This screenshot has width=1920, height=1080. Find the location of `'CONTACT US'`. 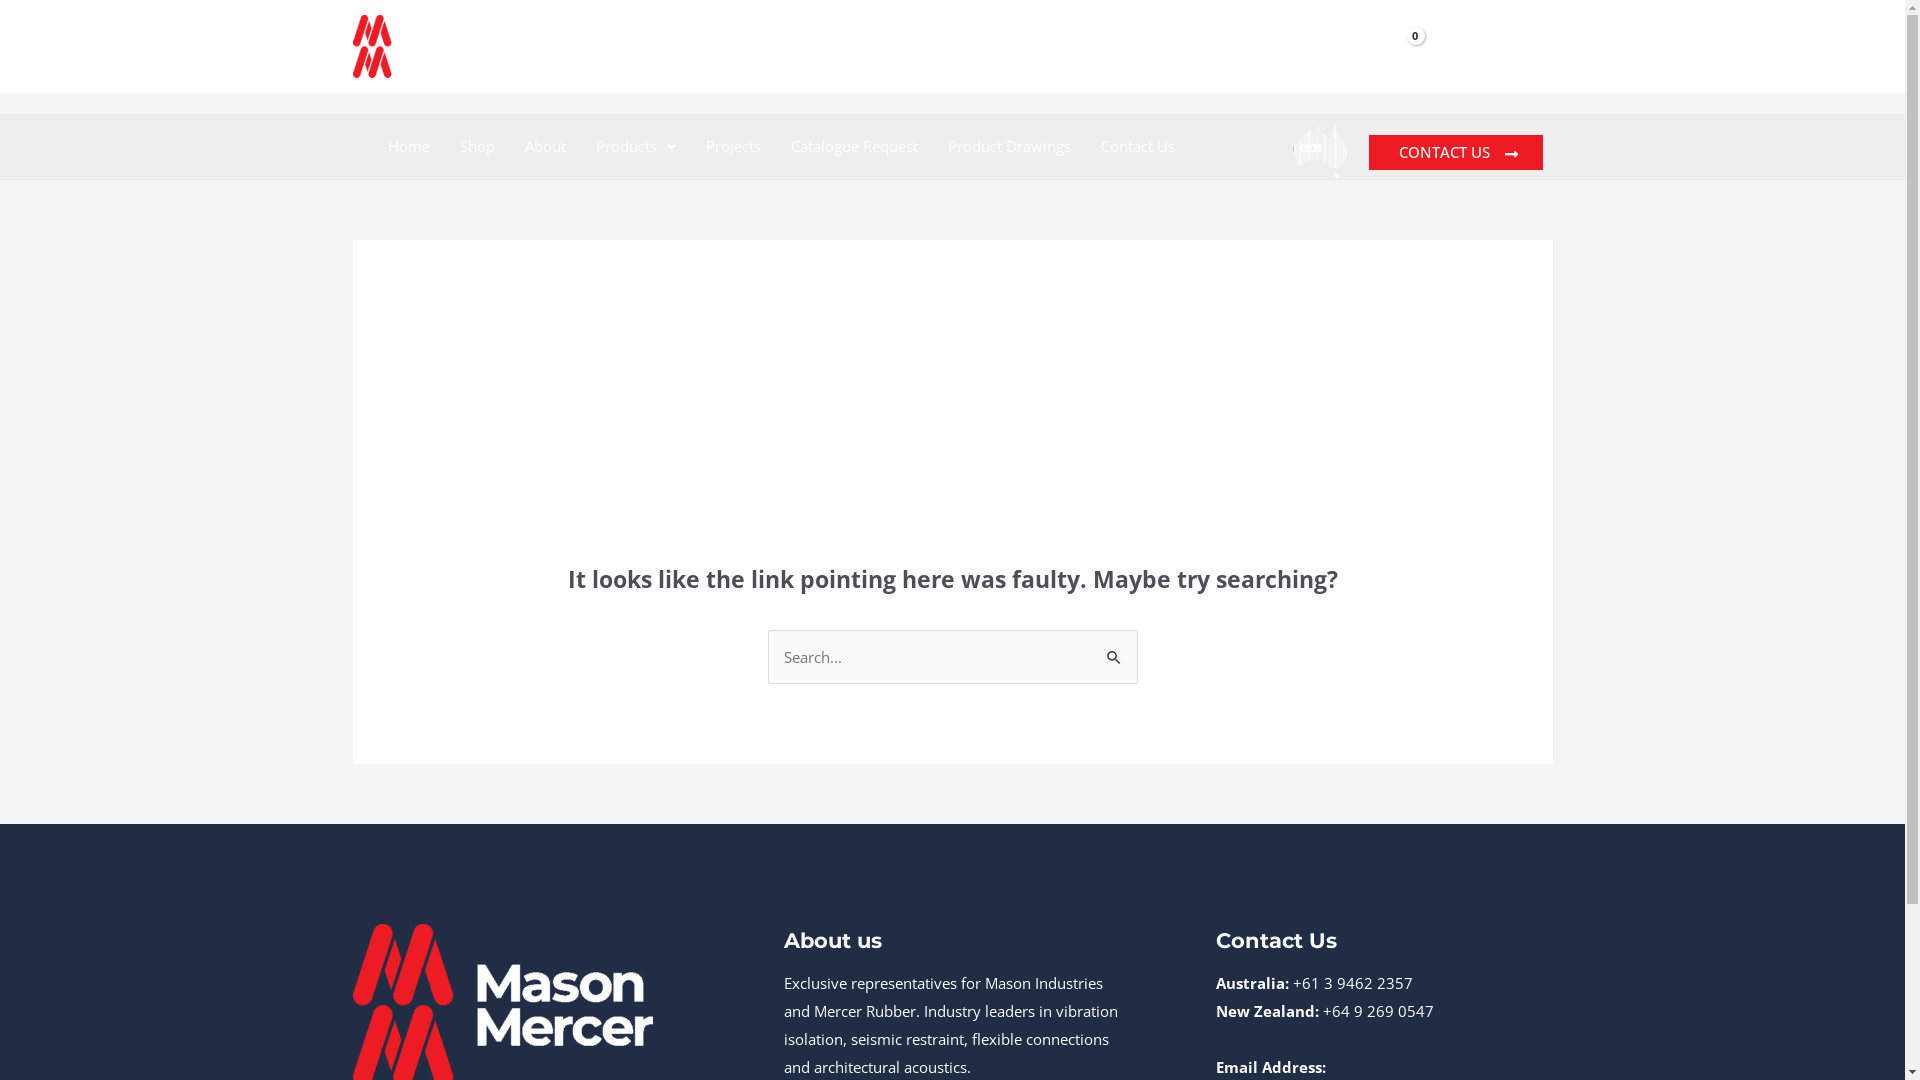

'CONTACT US' is located at coordinates (1454, 151).